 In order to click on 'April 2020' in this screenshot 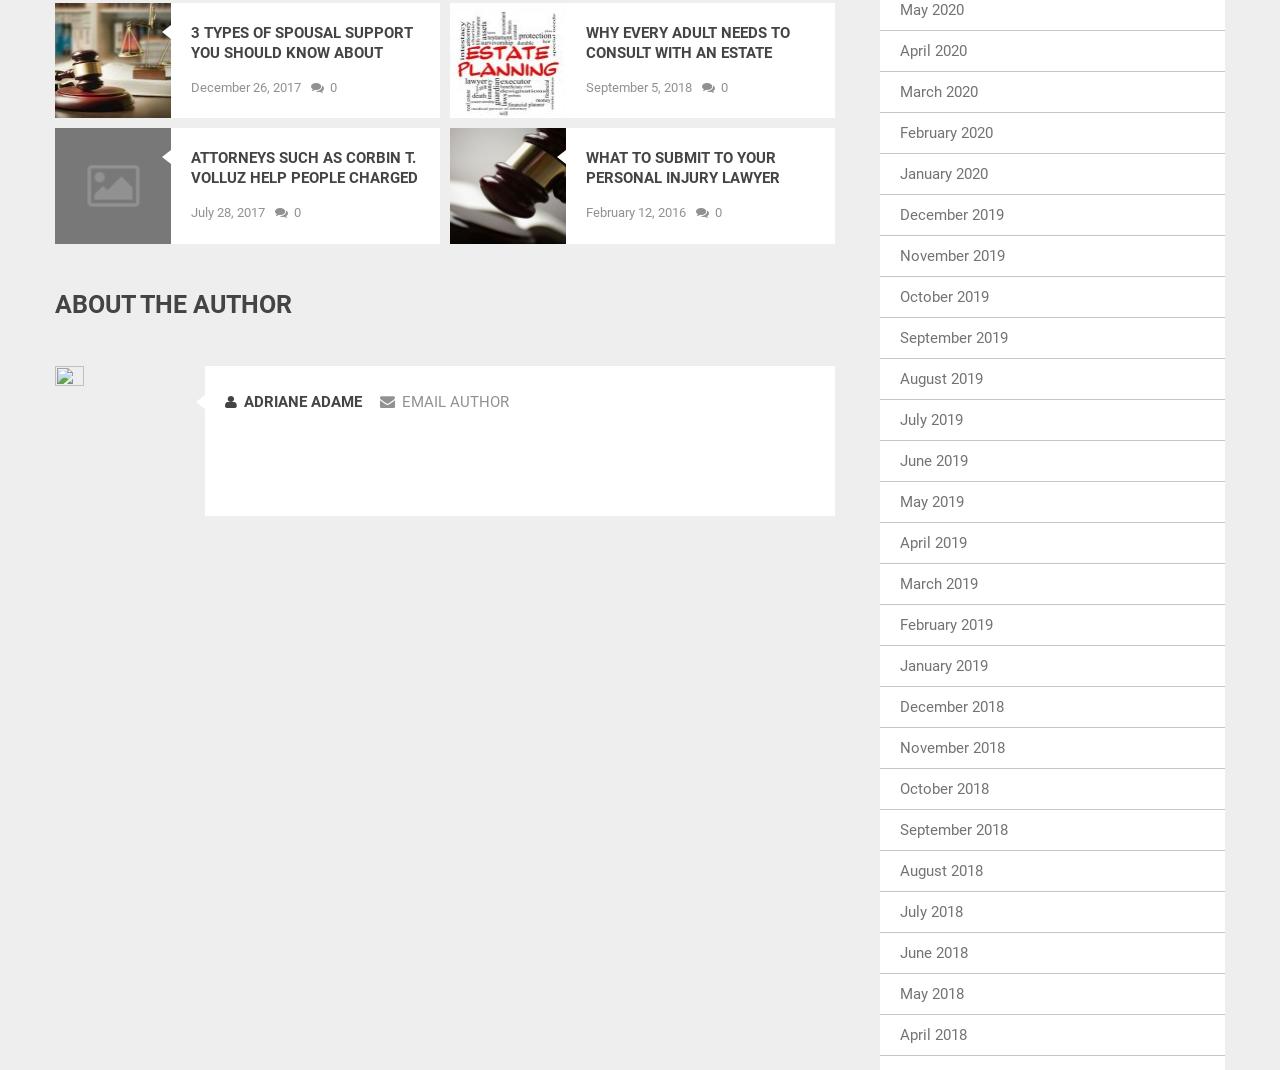, I will do `click(932, 48)`.